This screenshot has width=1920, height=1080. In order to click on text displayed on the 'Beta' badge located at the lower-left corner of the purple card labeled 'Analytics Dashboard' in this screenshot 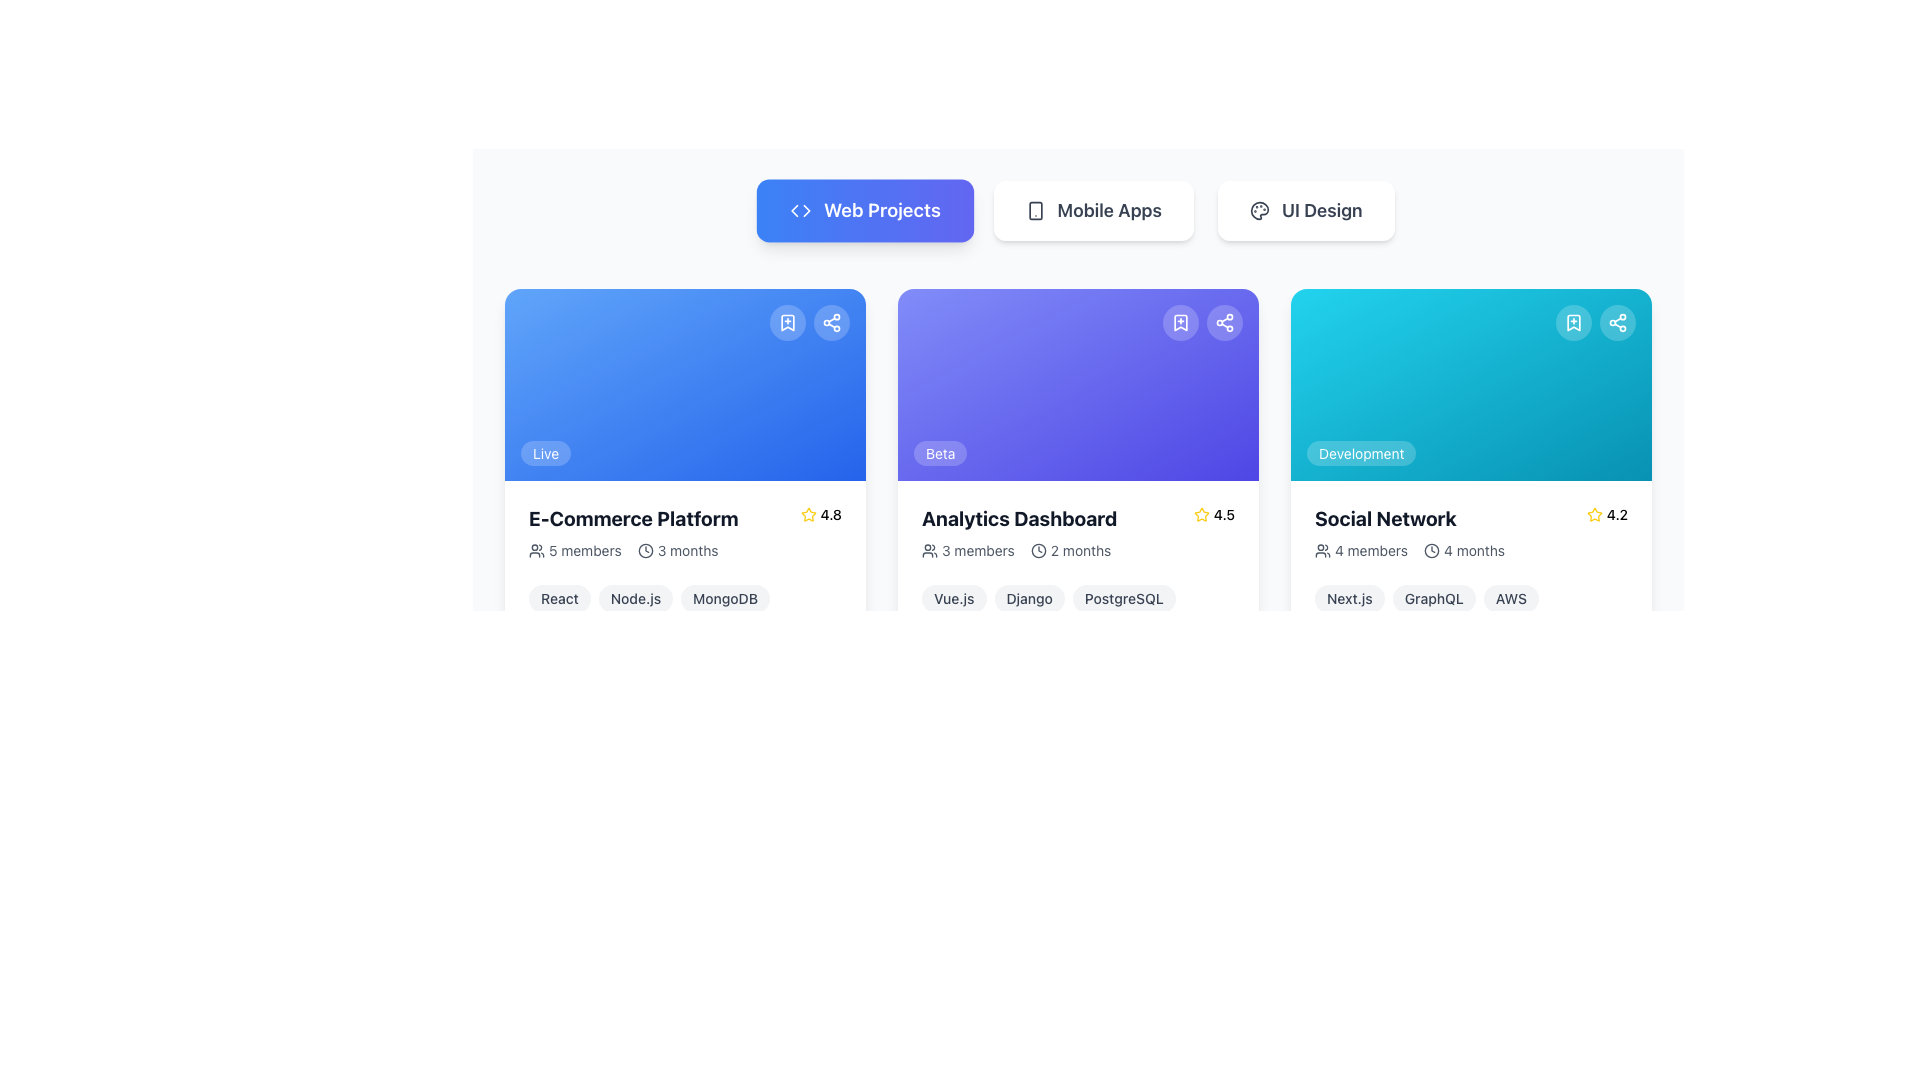, I will do `click(939, 452)`.